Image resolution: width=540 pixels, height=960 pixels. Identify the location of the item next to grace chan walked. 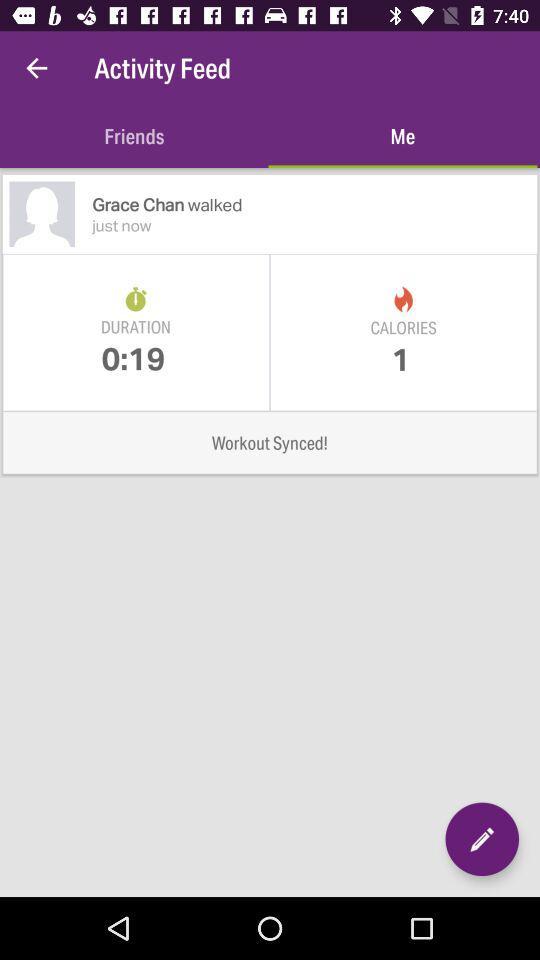
(42, 214).